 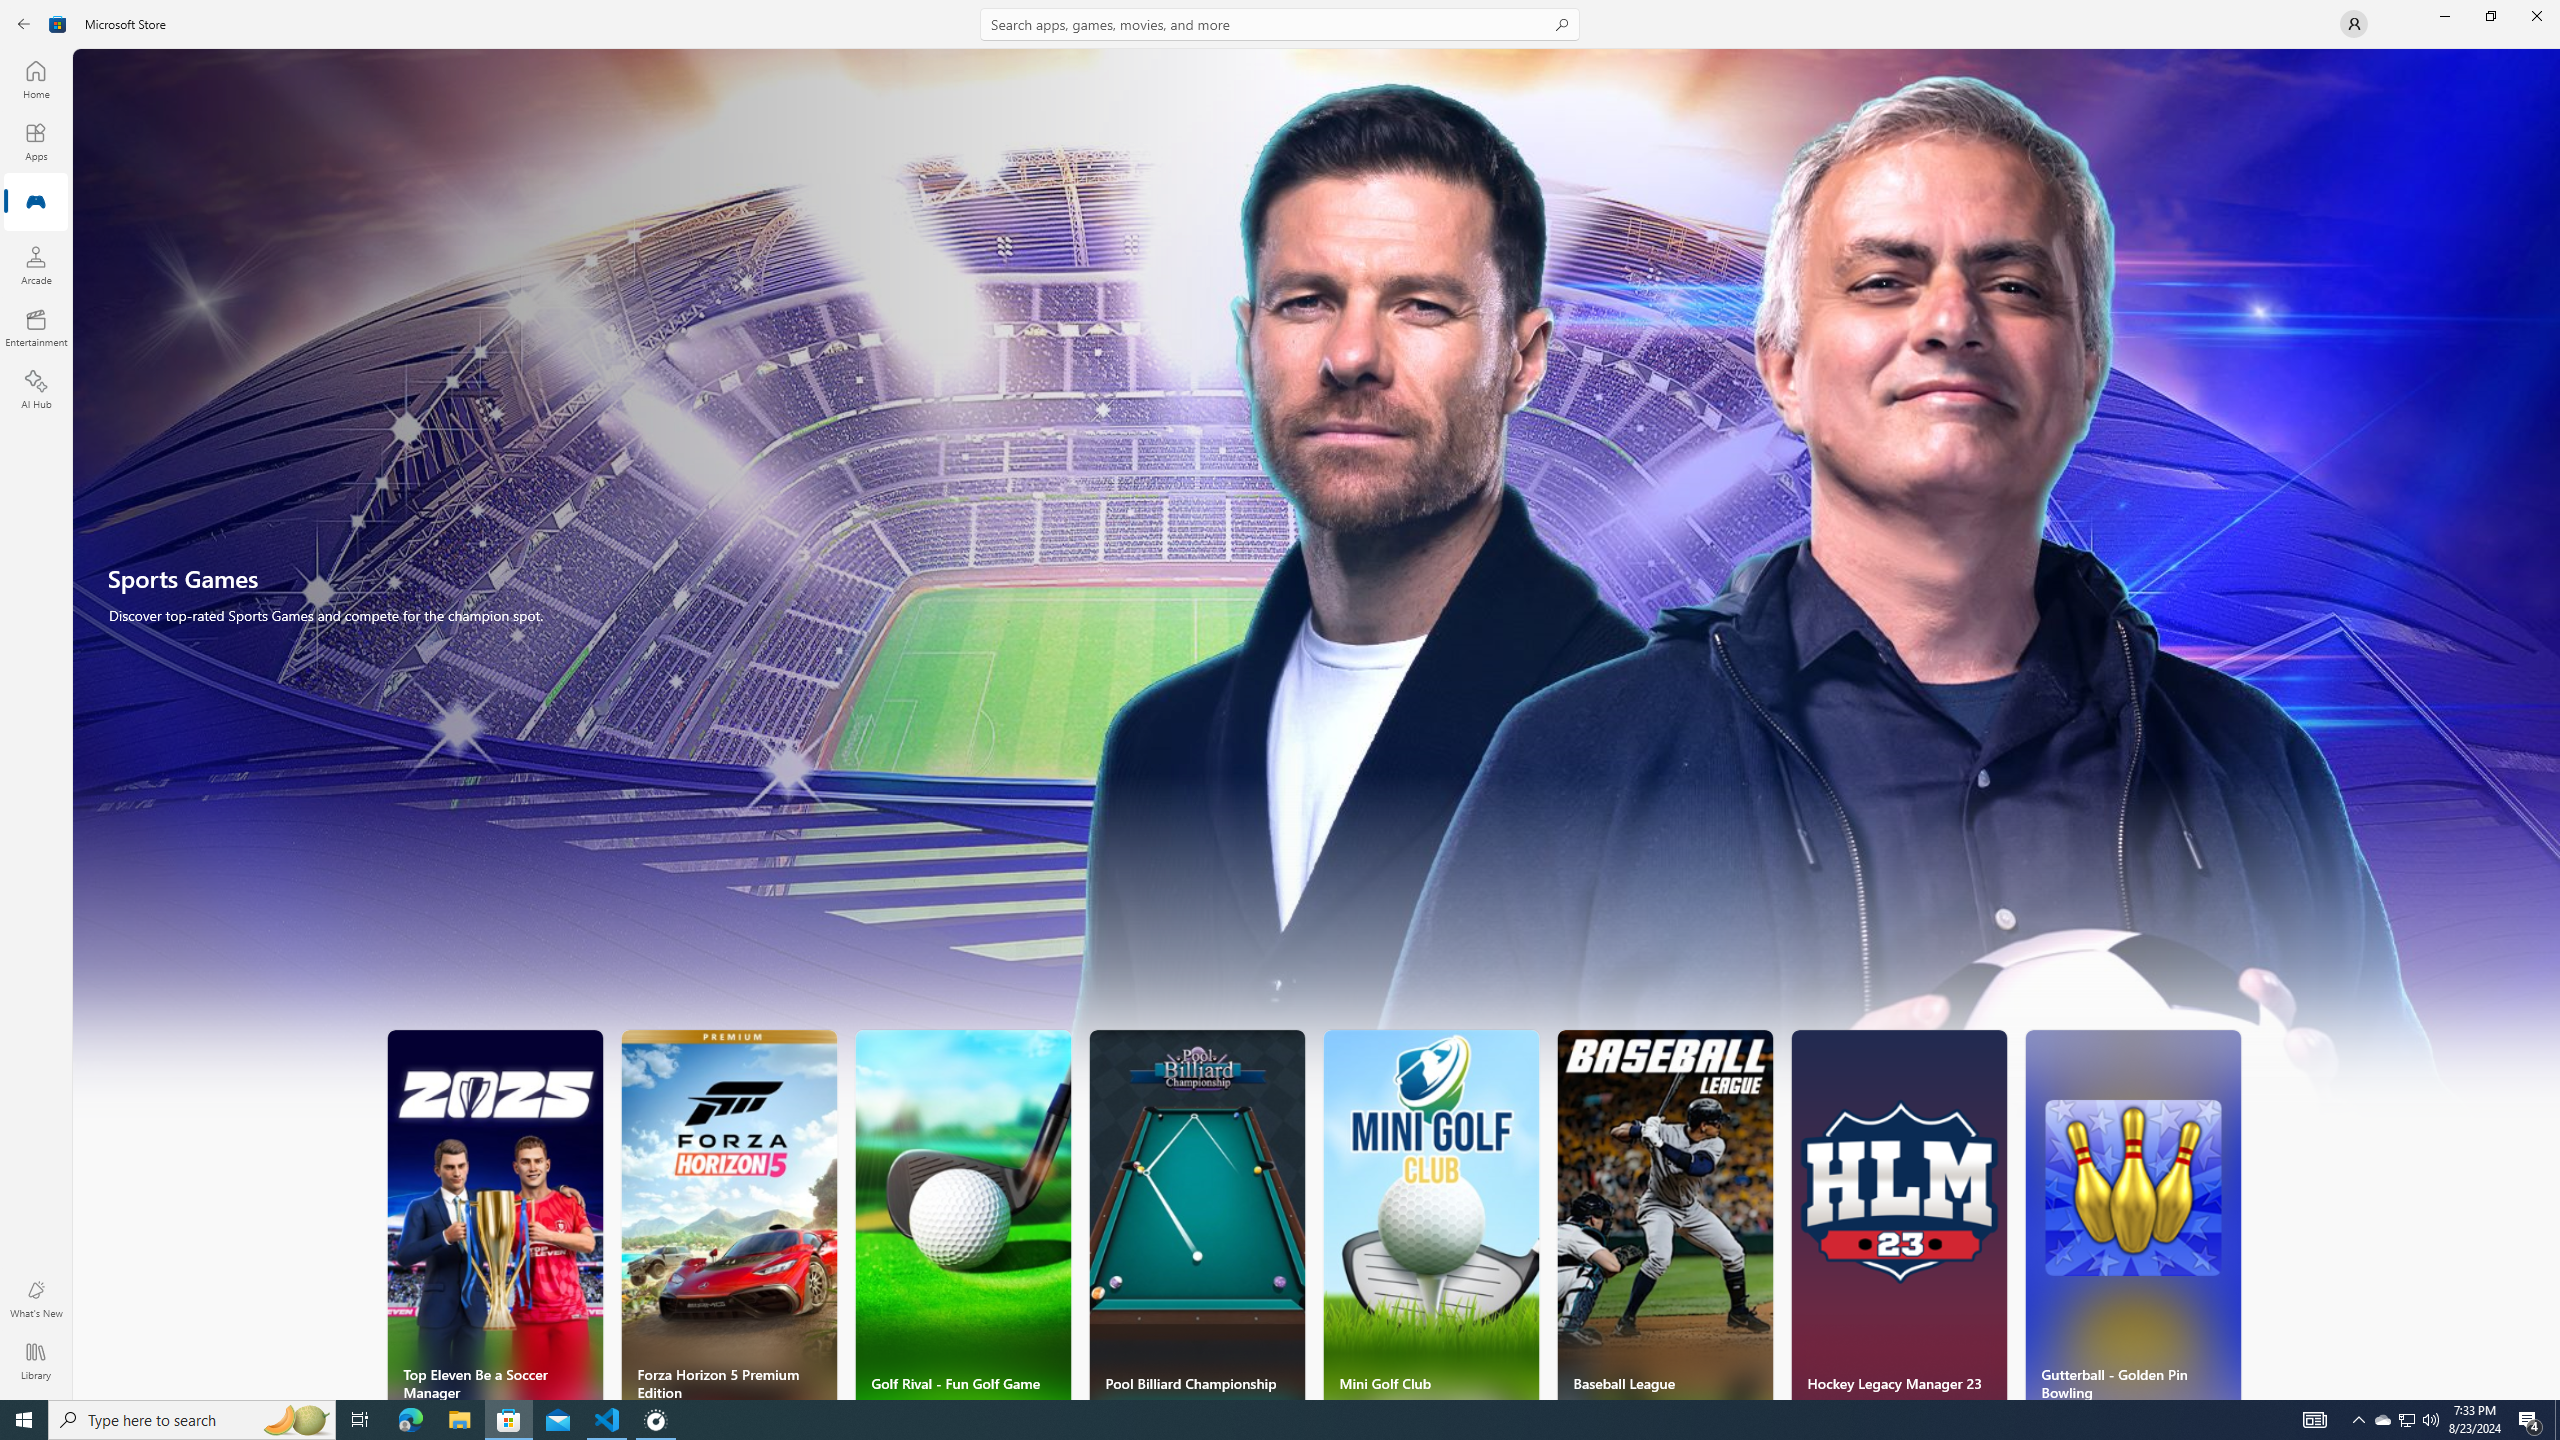 I want to click on 'AutomationID: HeroOverlayImage', so click(x=1316, y=593).